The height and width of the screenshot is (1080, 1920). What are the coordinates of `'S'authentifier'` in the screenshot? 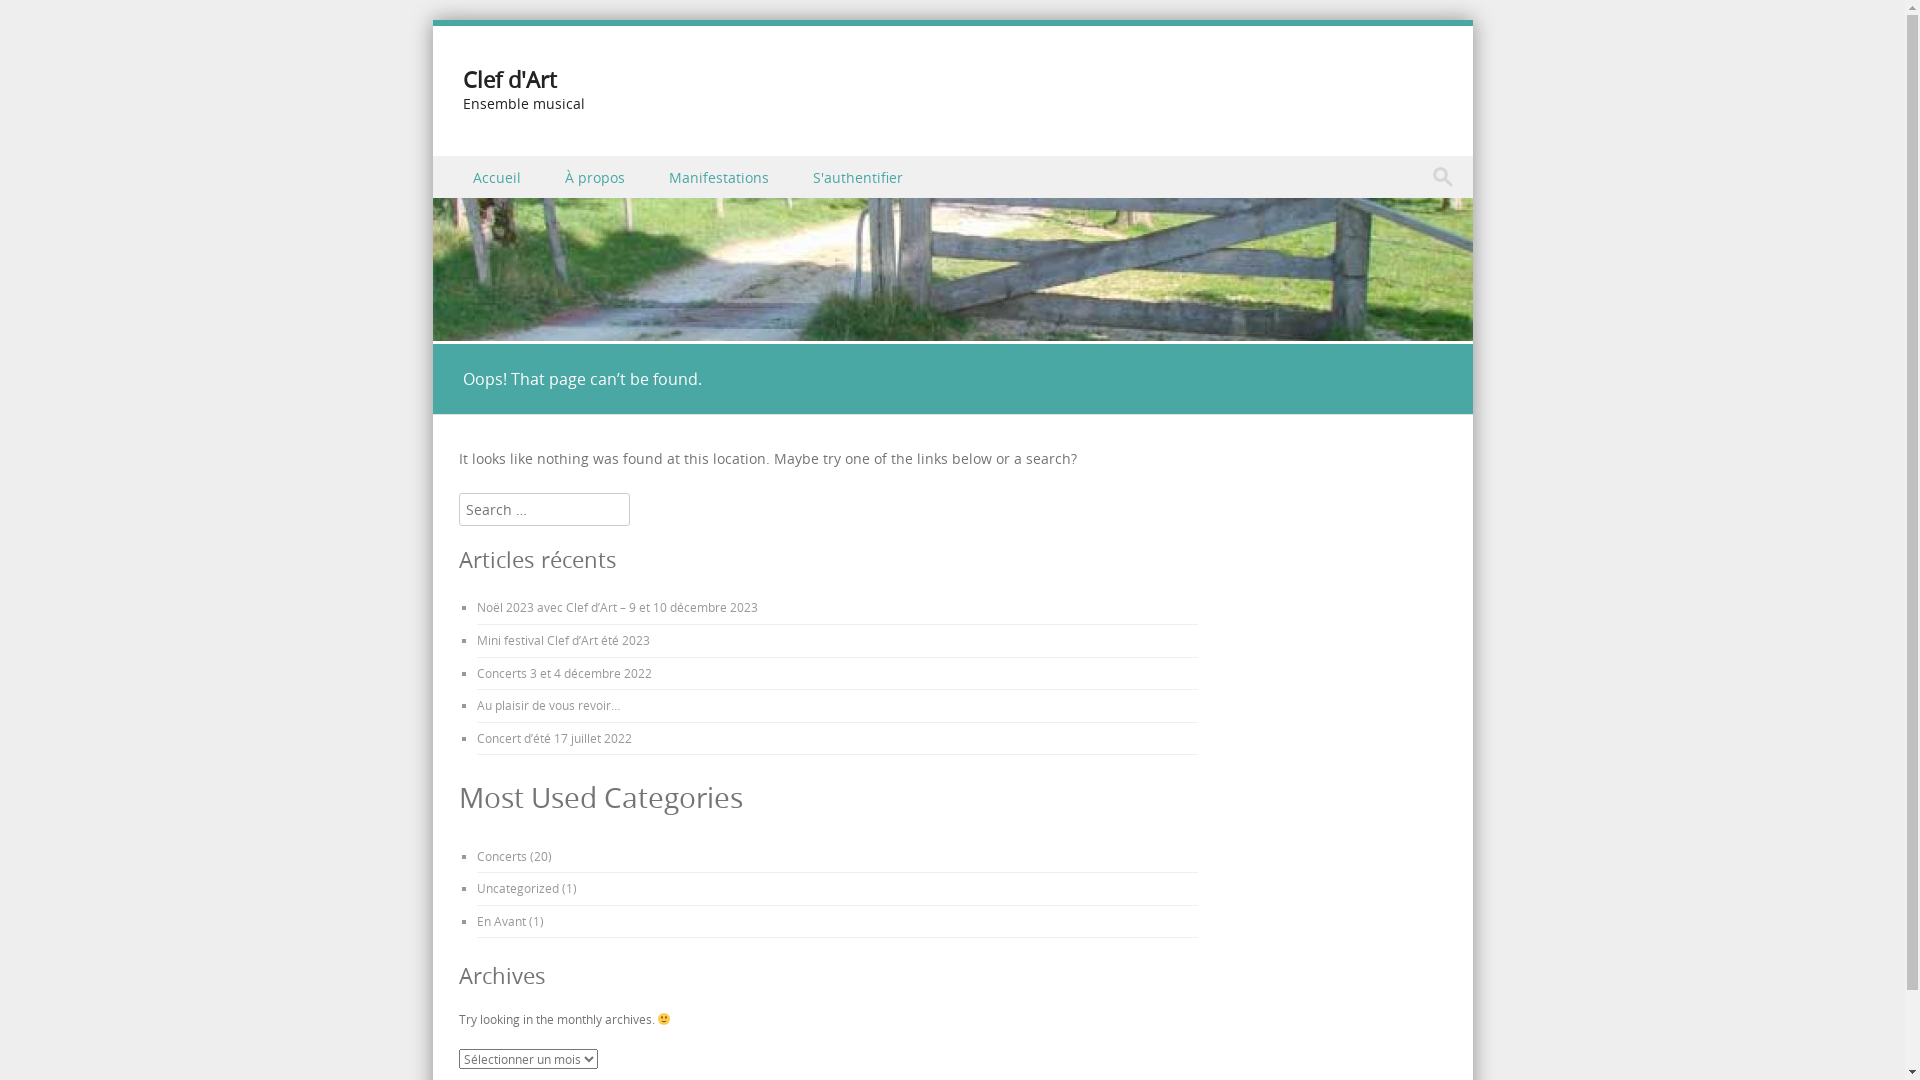 It's located at (791, 176).